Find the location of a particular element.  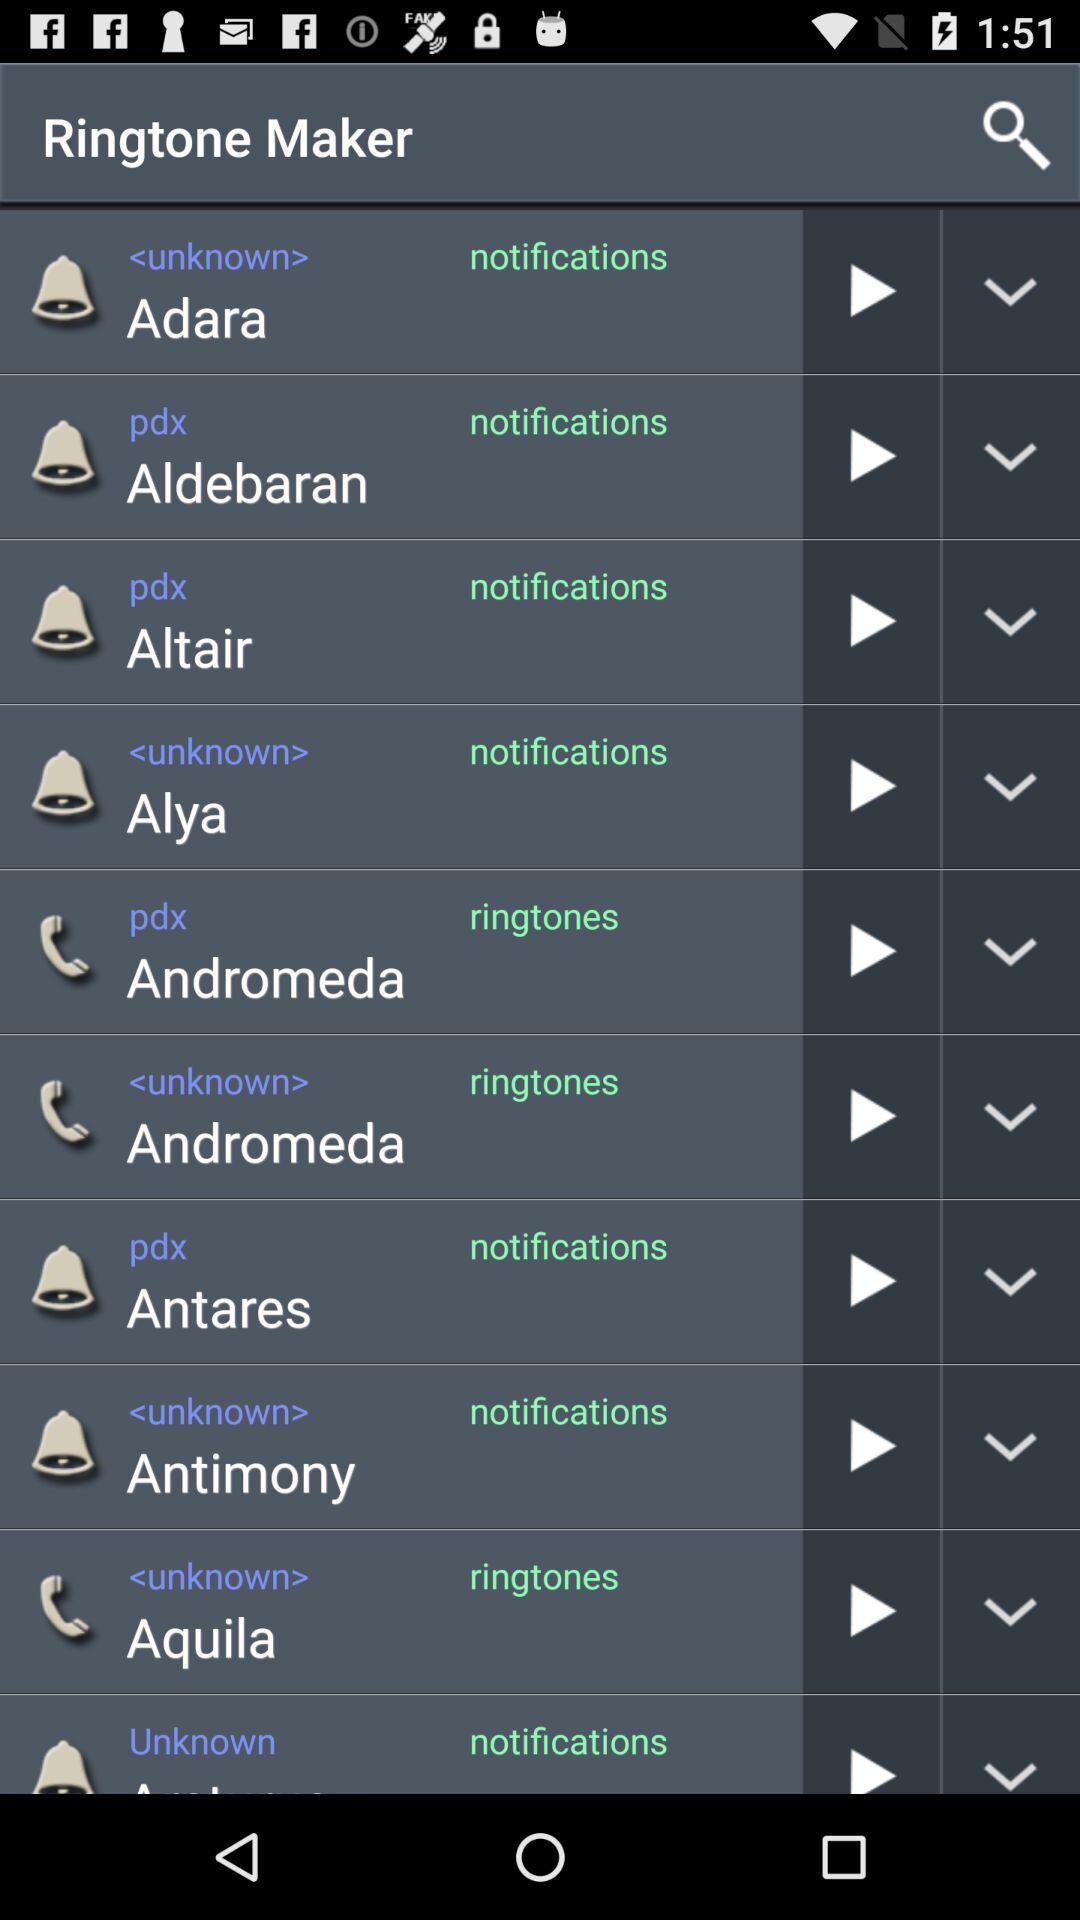

the altair icon is located at coordinates (189, 646).